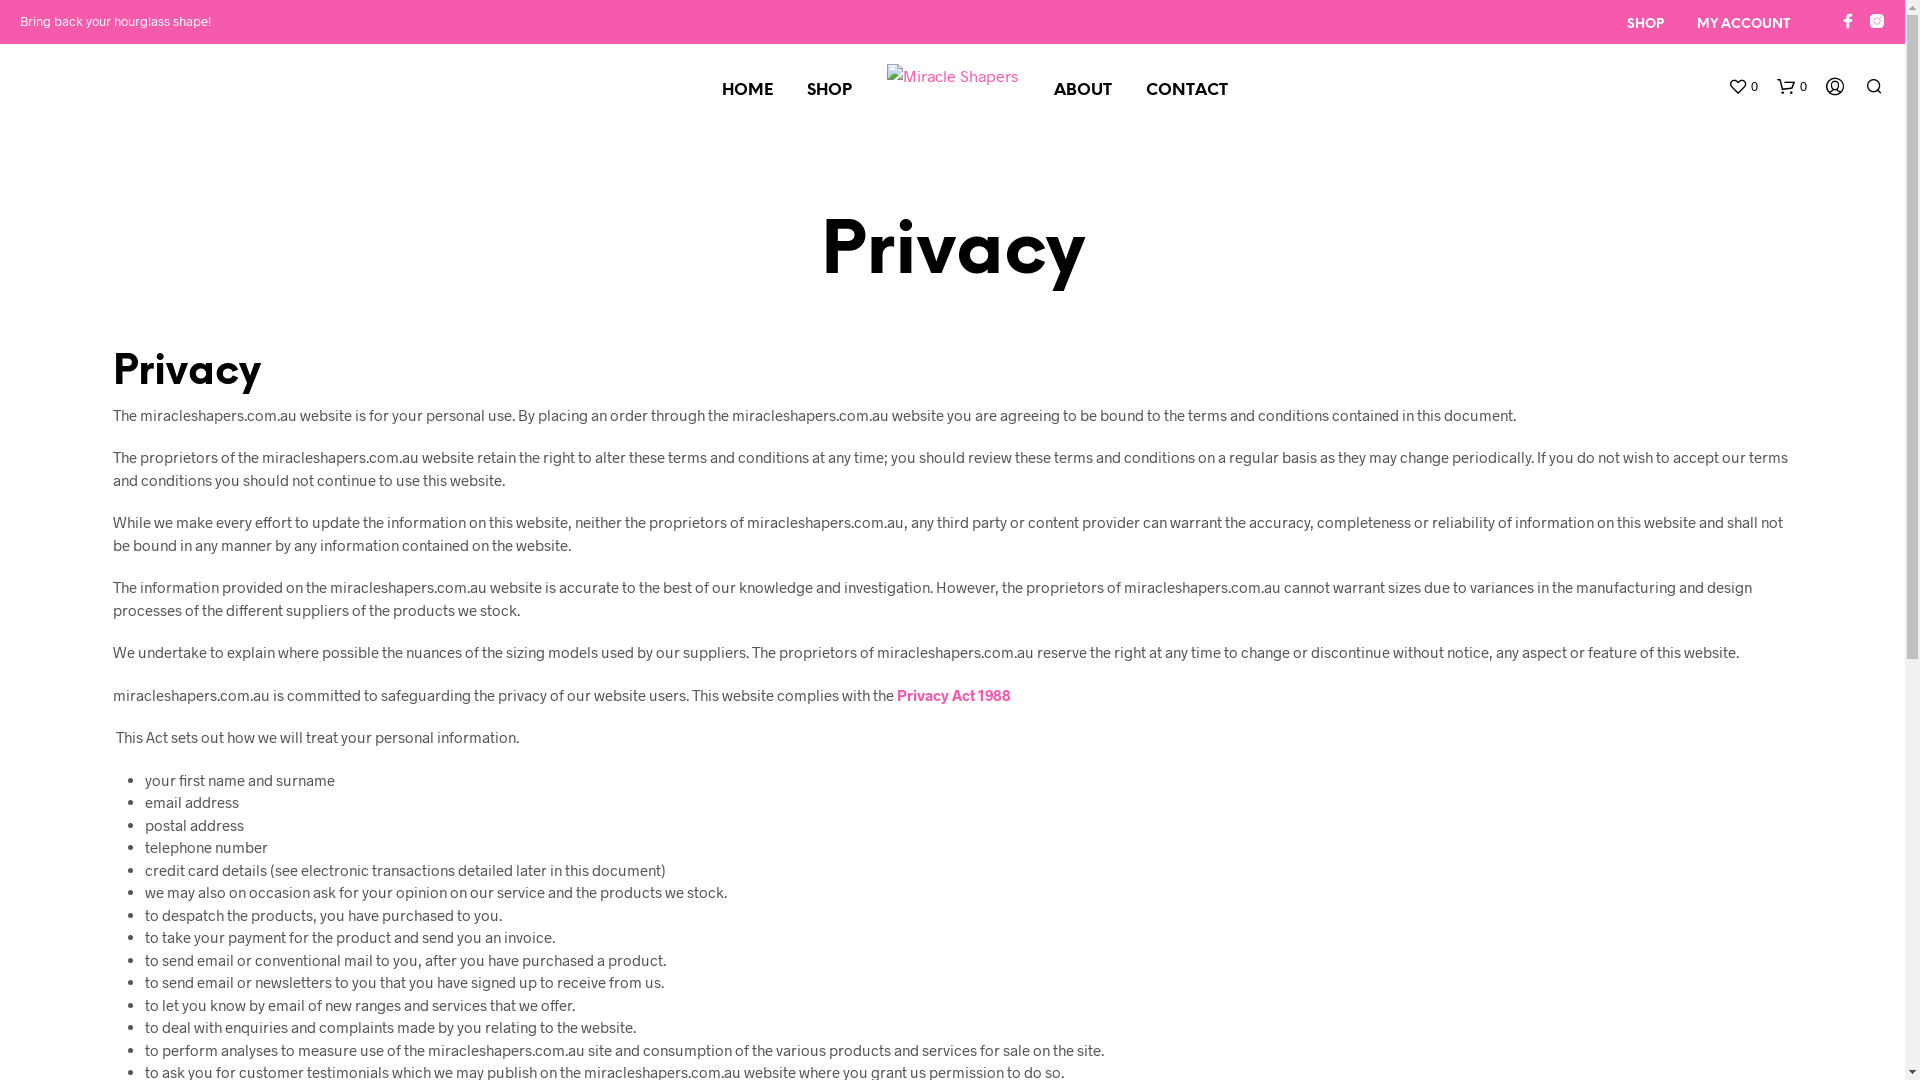  I want to click on 'CONTACT', so click(1185, 91).